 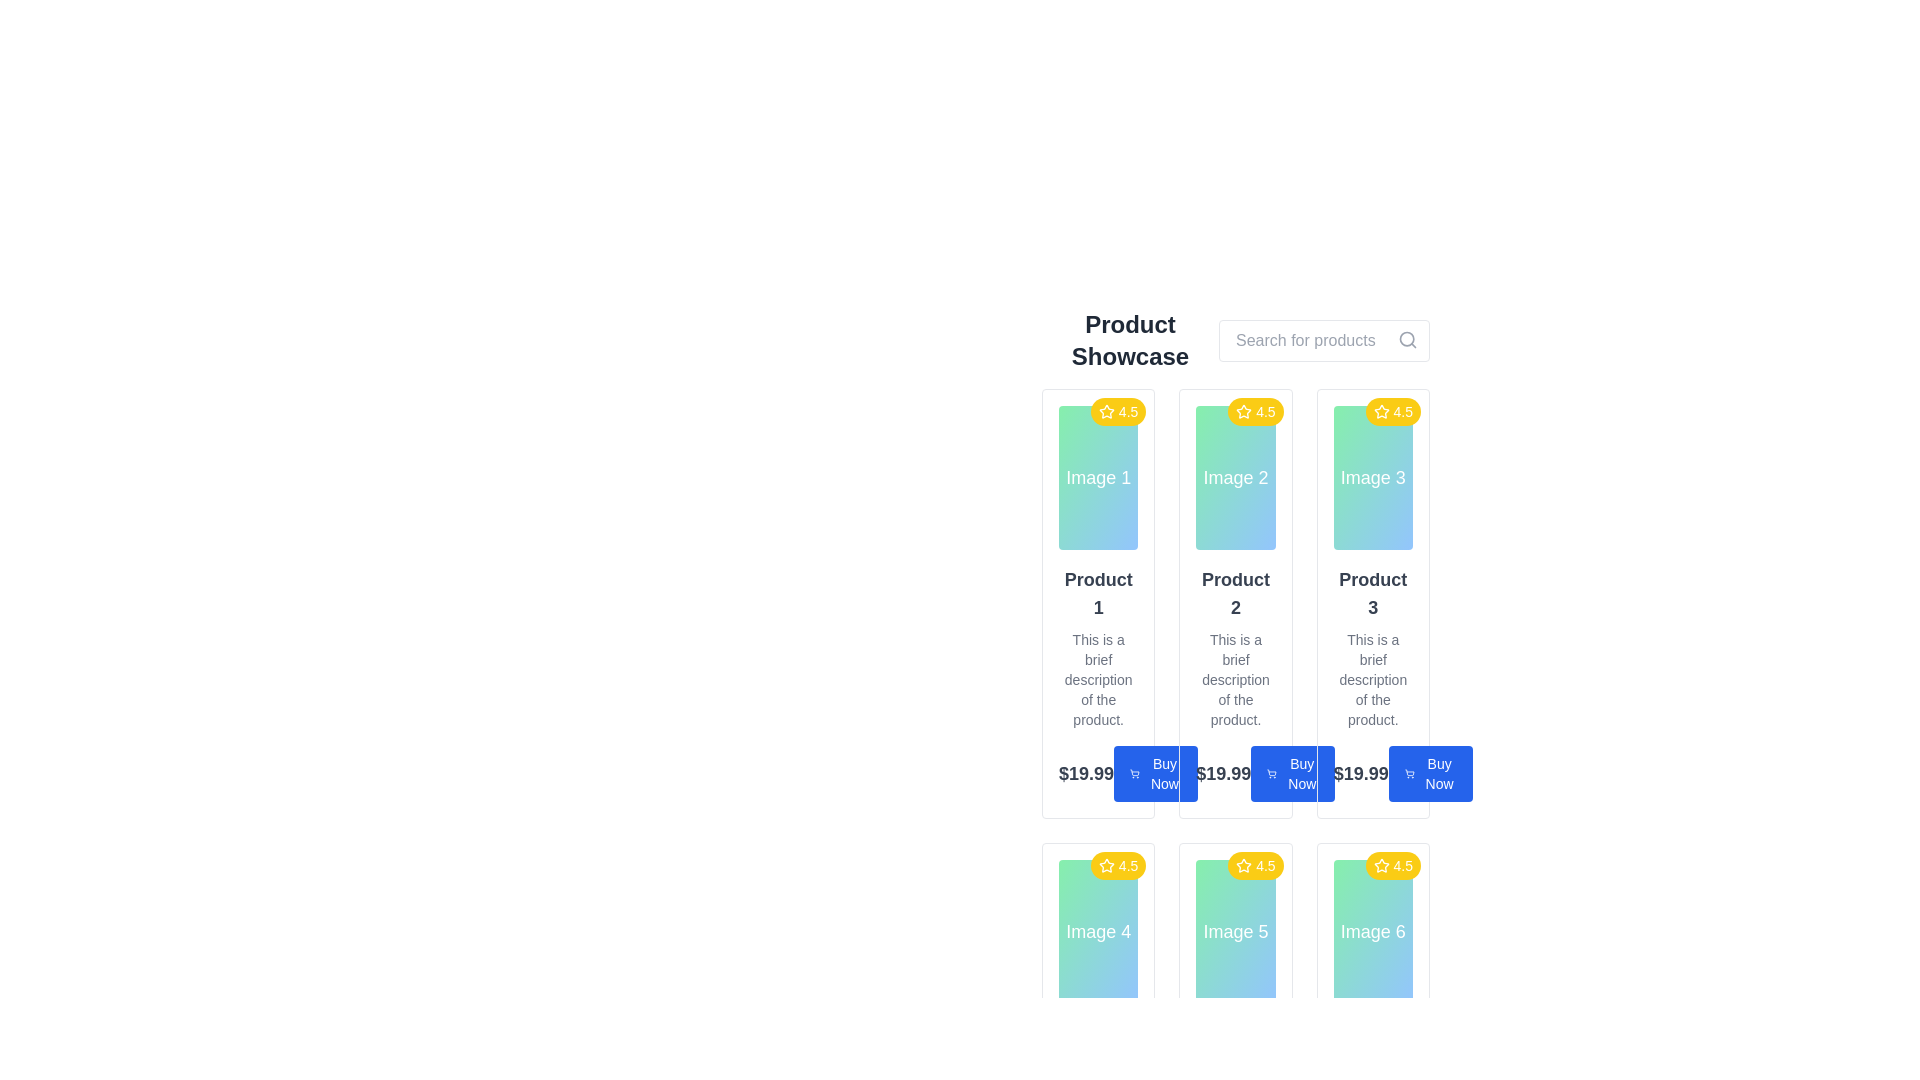 What do you see at coordinates (1234, 678) in the screenshot?
I see `the Text Label element that contains the content 'This is a brief description of the product.' located in the center of the second product card in the second column of a grid layout` at bounding box center [1234, 678].